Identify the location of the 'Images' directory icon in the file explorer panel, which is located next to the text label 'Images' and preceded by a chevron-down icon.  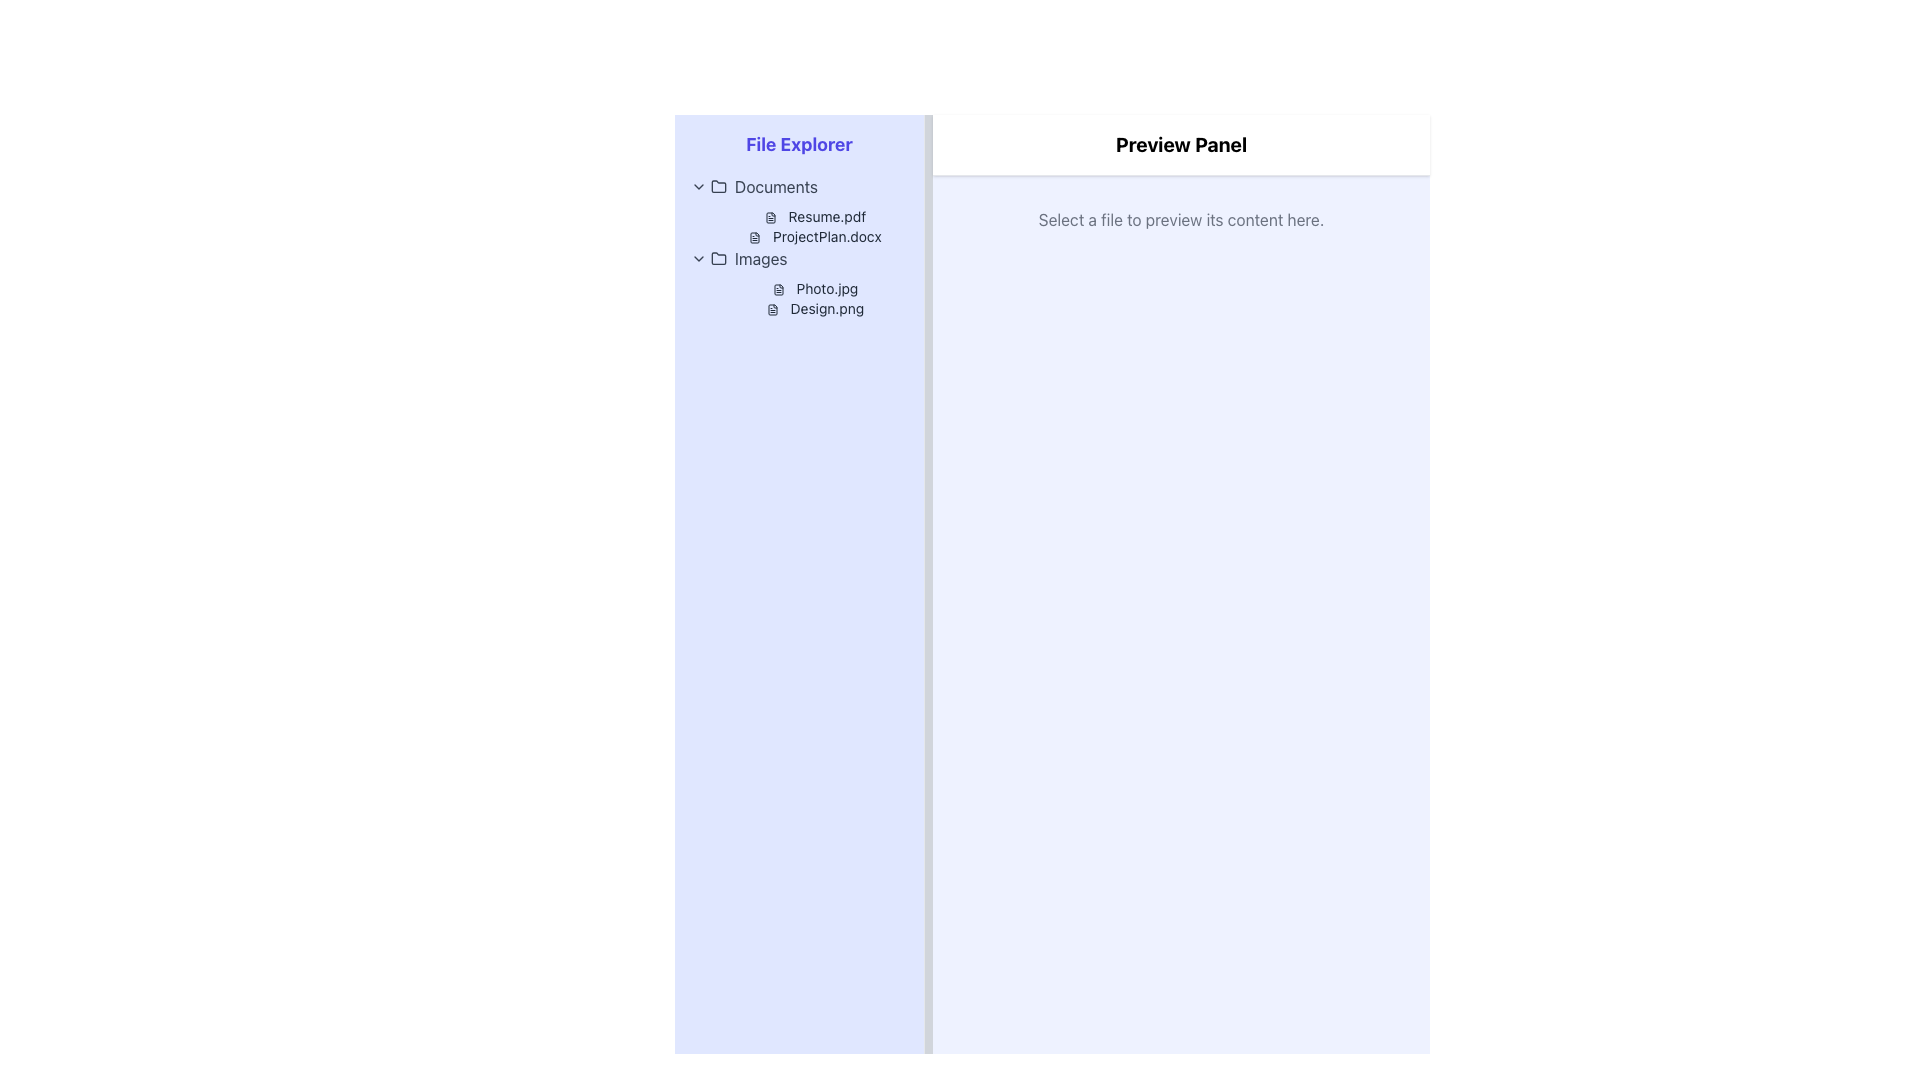
(719, 257).